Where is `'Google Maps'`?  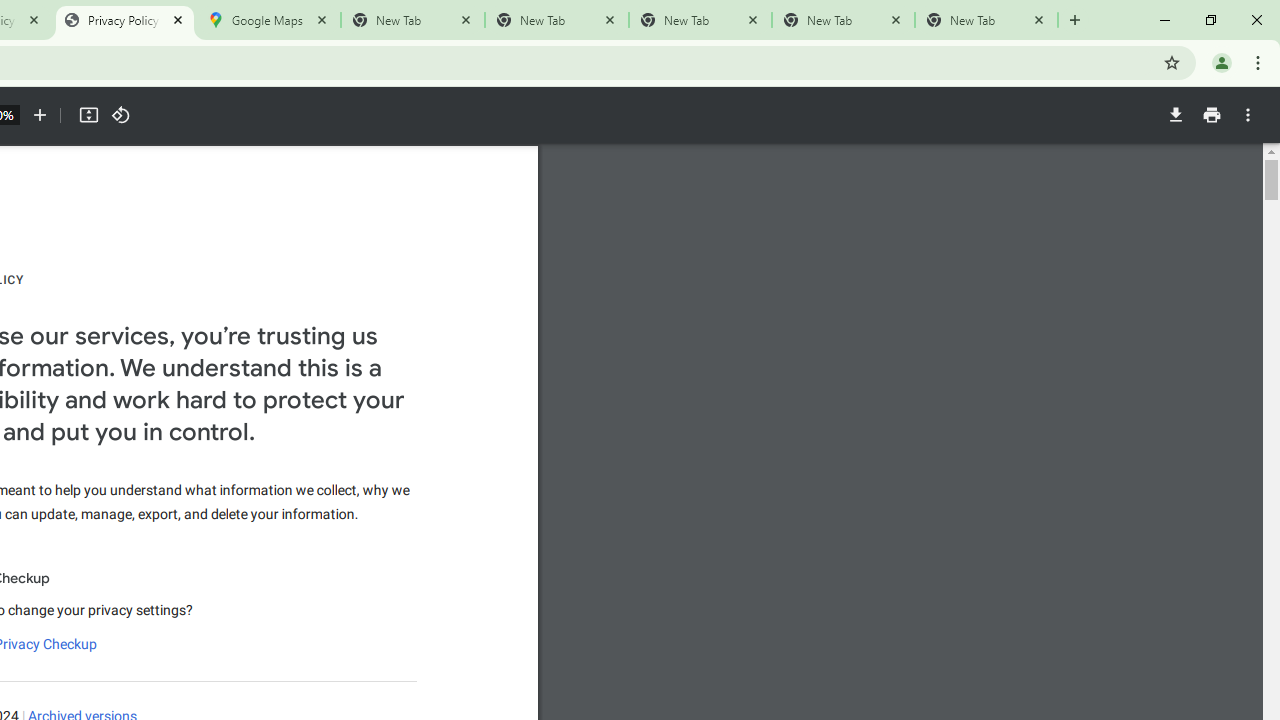
'Google Maps' is located at coordinates (267, 20).